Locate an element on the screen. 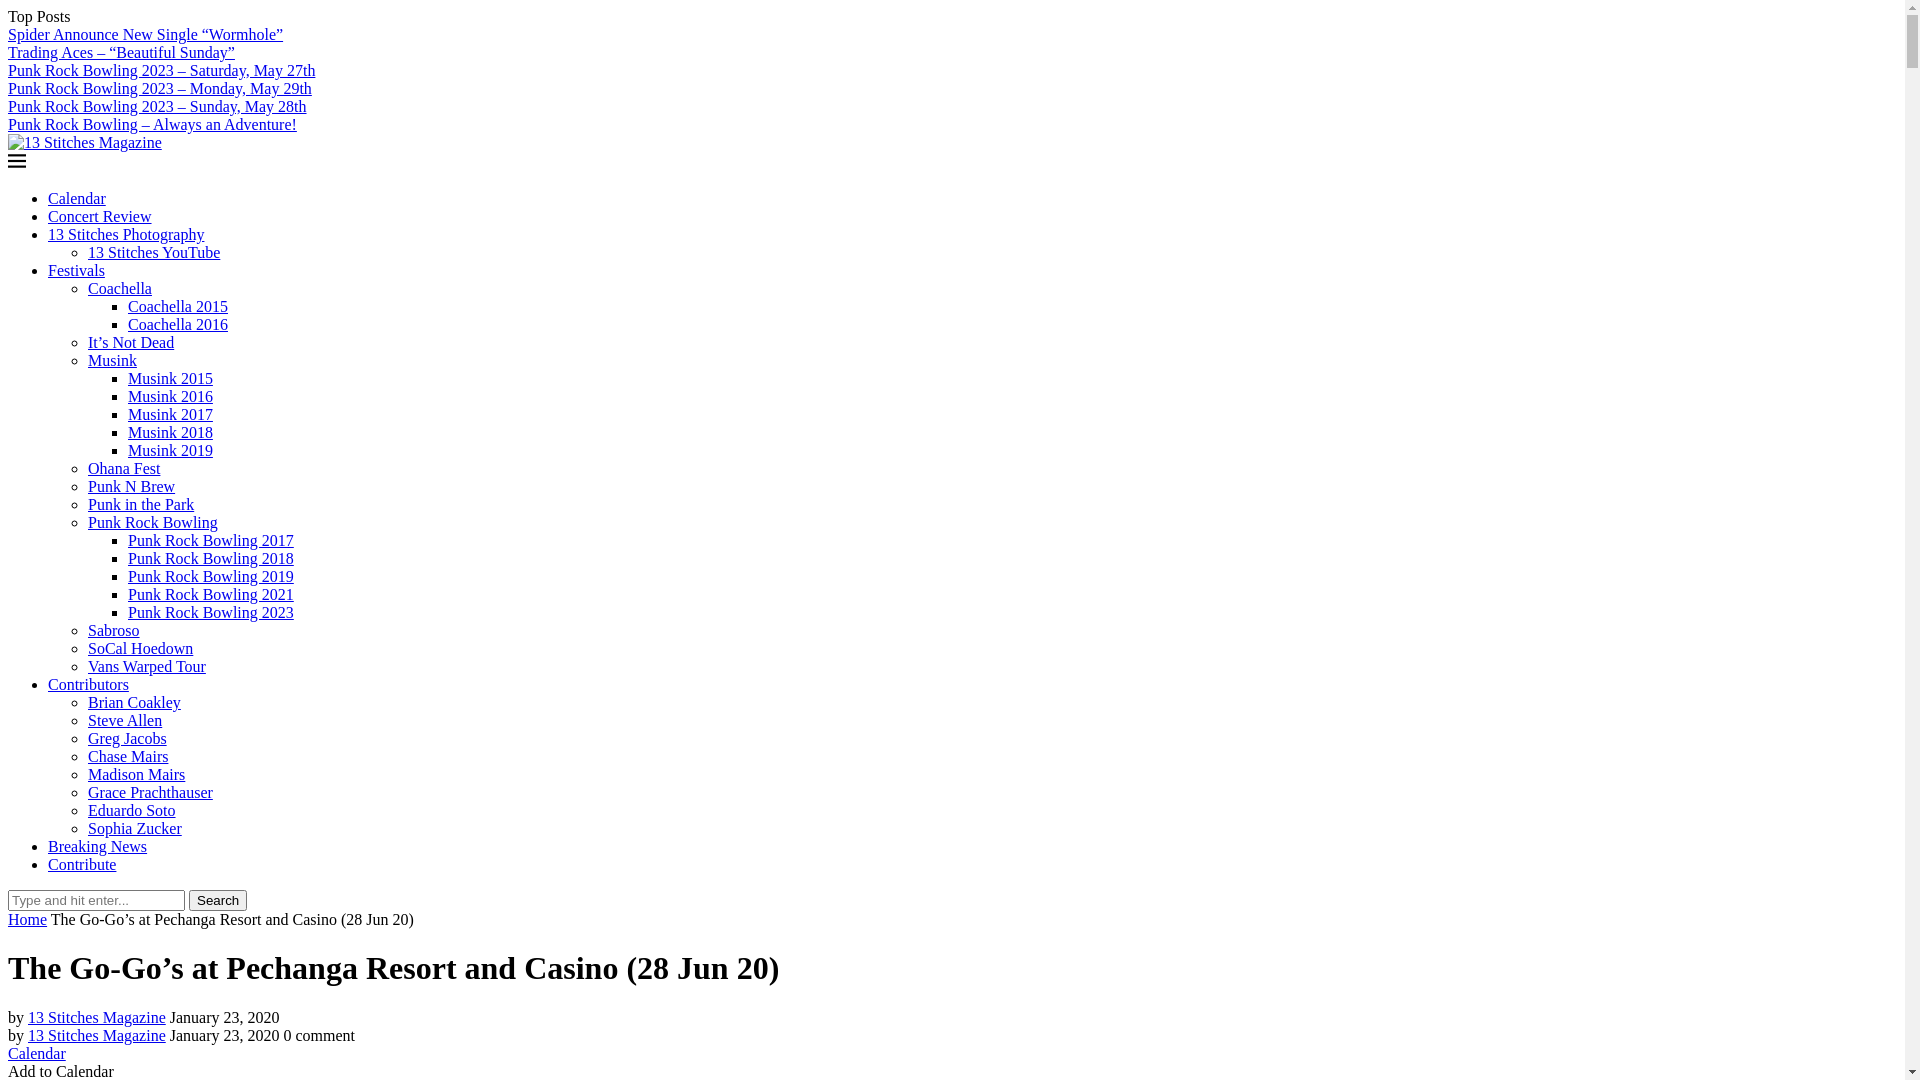 The height and width of the screenshot is (1080, 1920). 'Search' is located at coordinates (217, 900).